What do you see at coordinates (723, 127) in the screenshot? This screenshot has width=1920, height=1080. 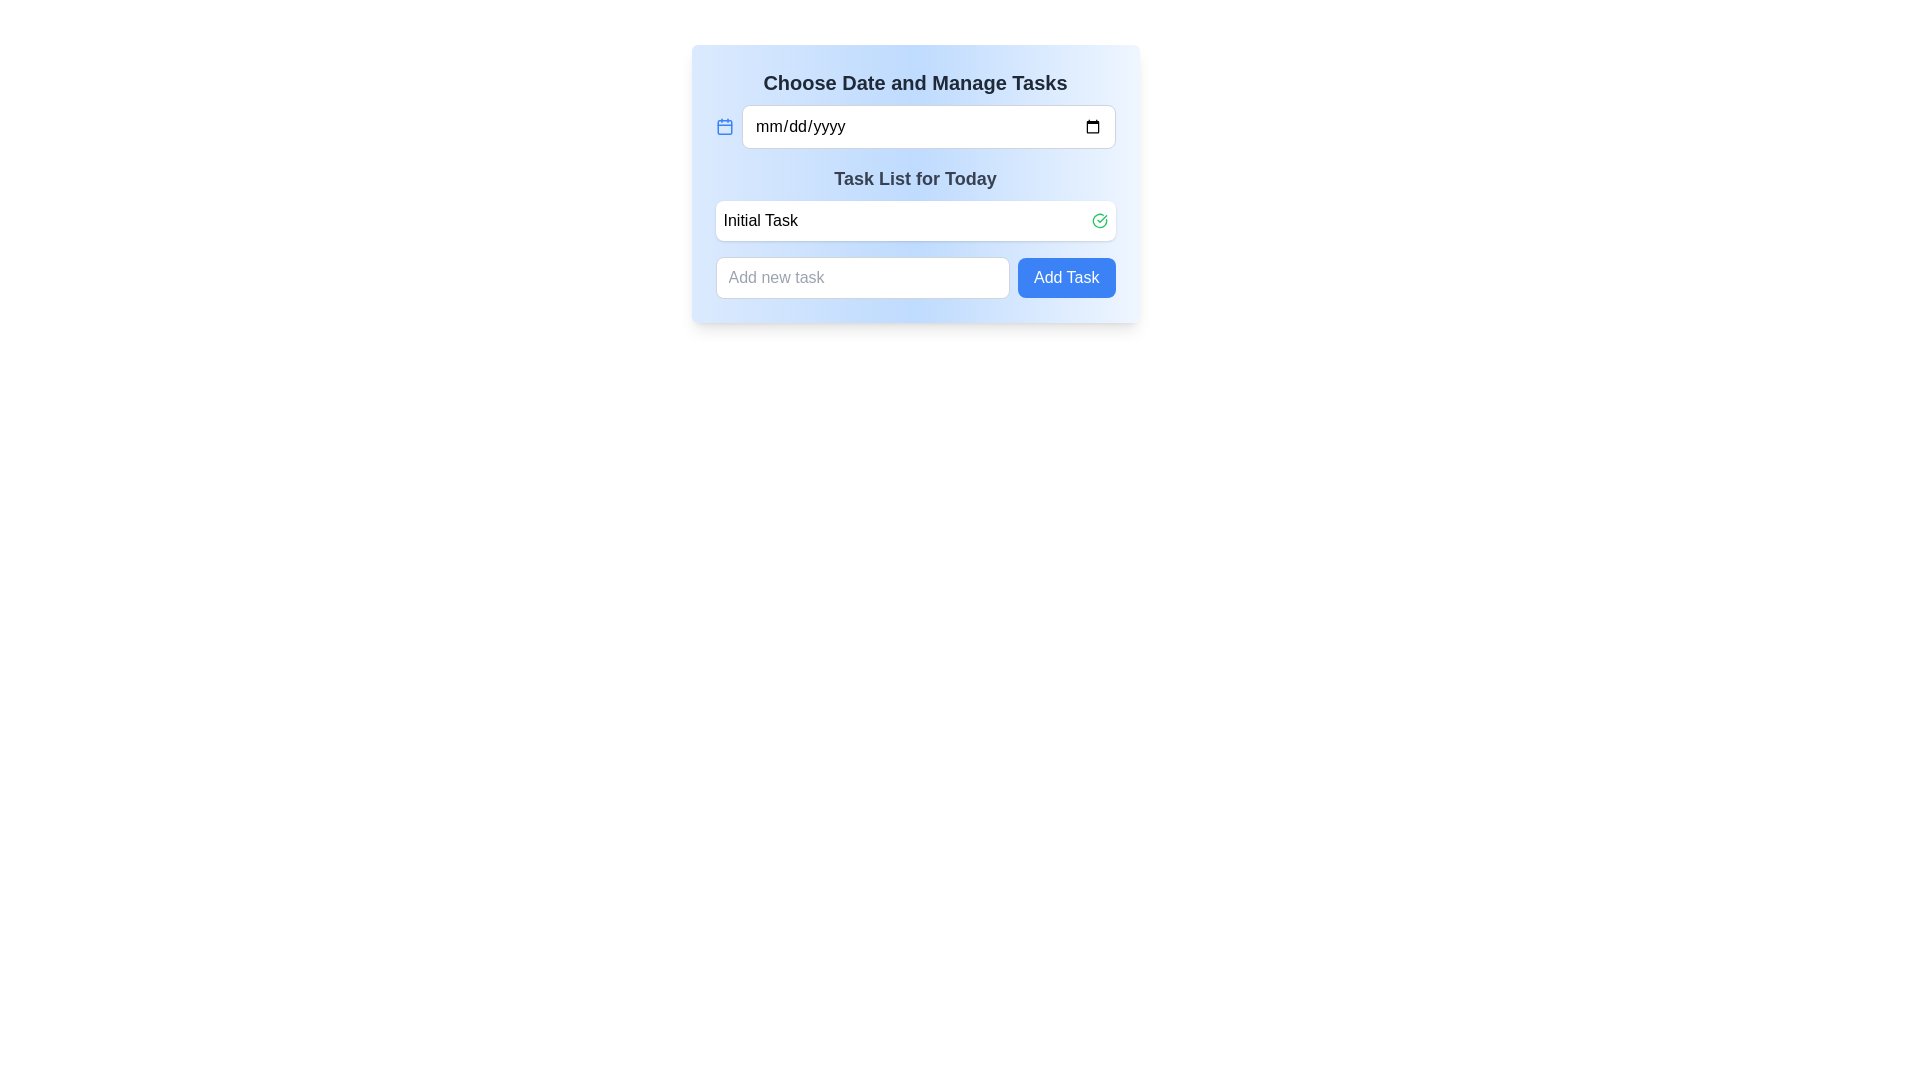 I see `the blue calendar icon located to the left of the date input field` at bounding box center [723, 127].